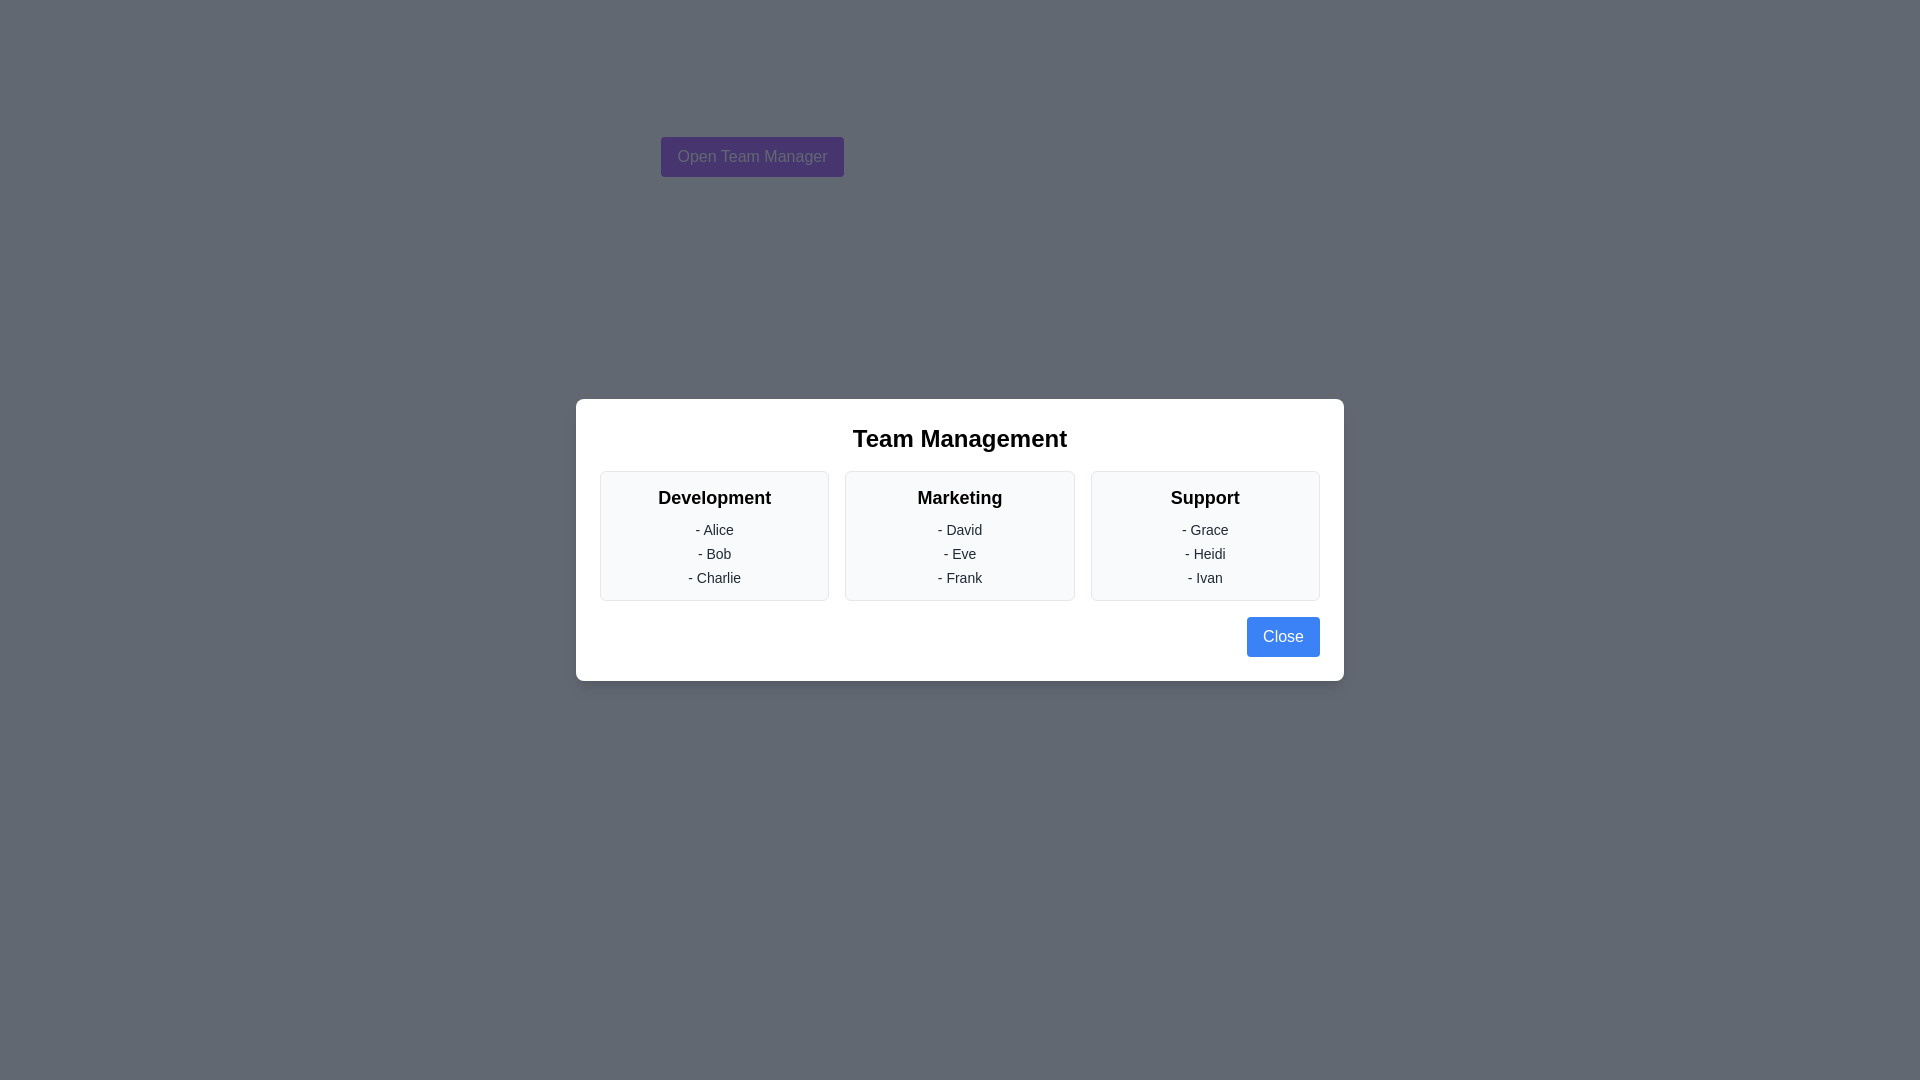  I want to click on 'Open Team Manager' button to open the dialog, so click(751, 156).